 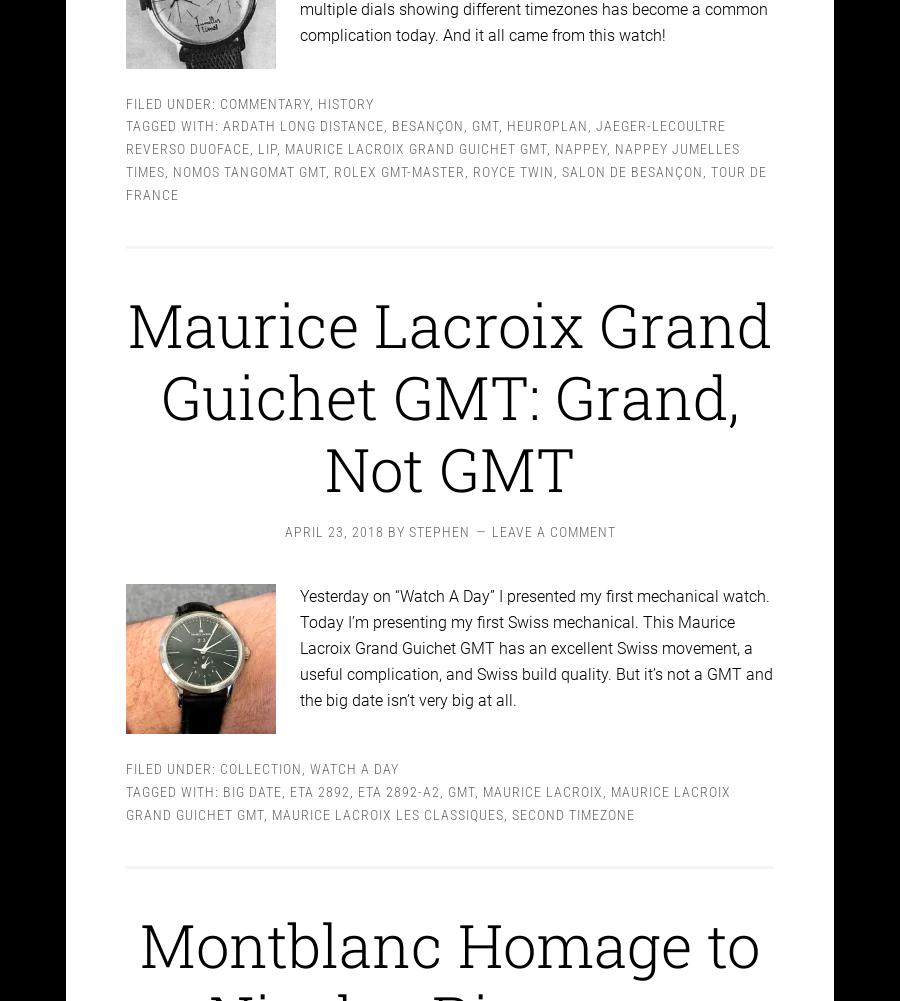 What do you see at coordinates (541, 773) in the screenshot?
I see `'Maurice Lacroix'` at bounding box center [541, 773].